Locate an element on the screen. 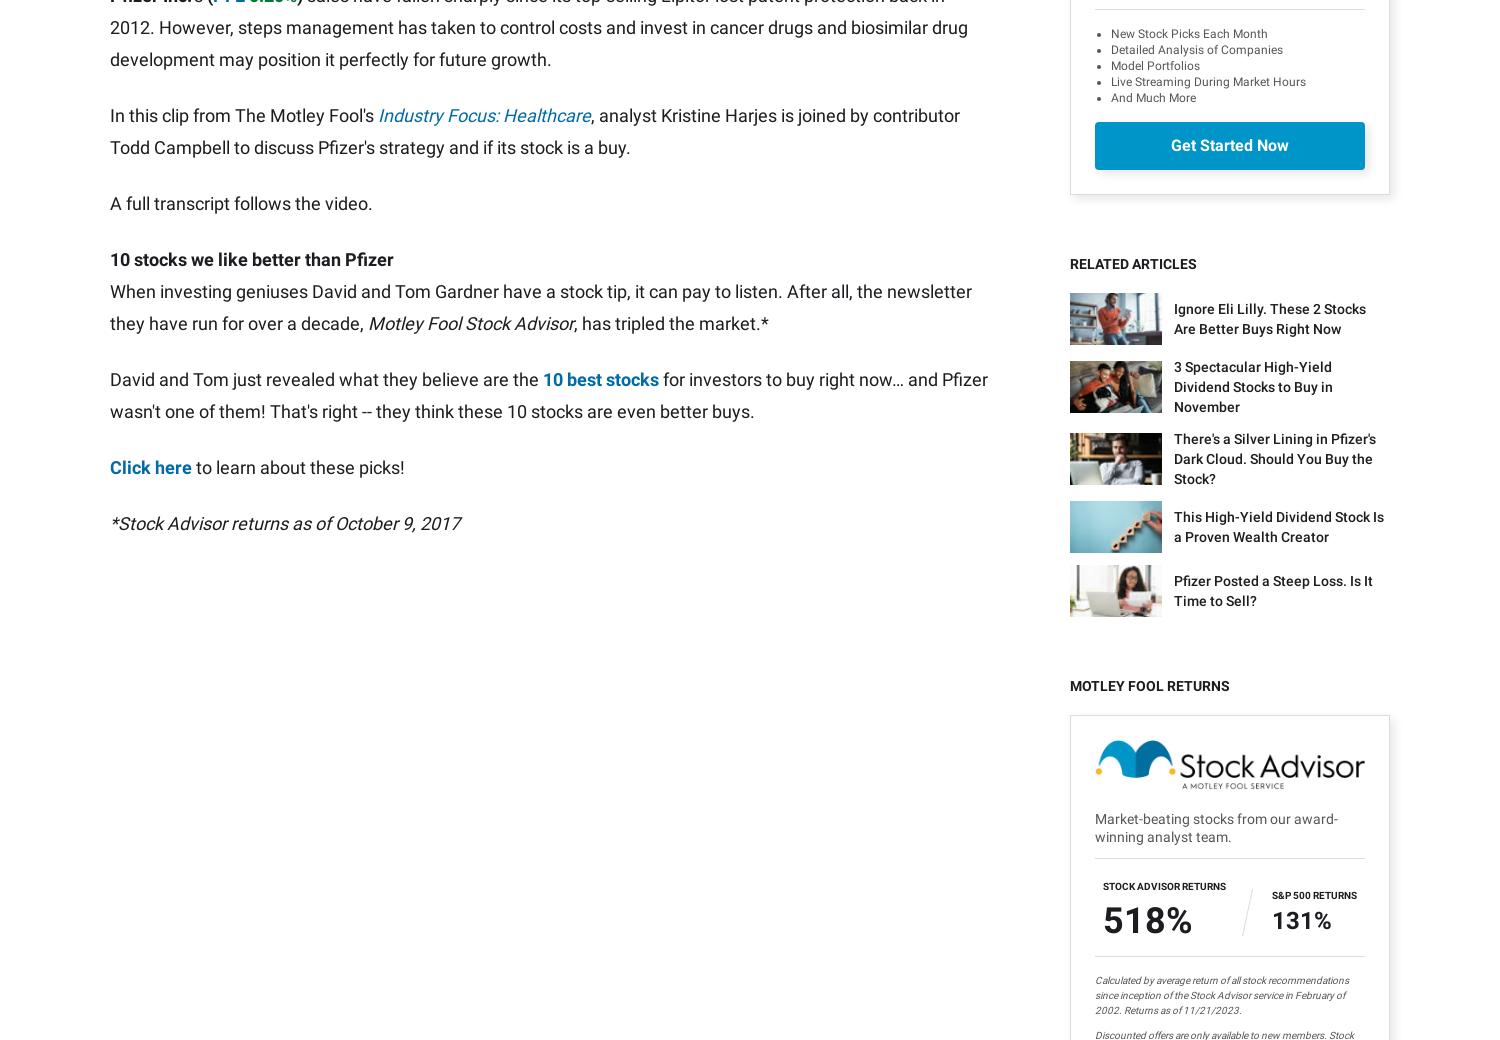 The height and width of the screenshot is (1040, 1500). 'Todd Campbell' is located at coordinates (491, 119).